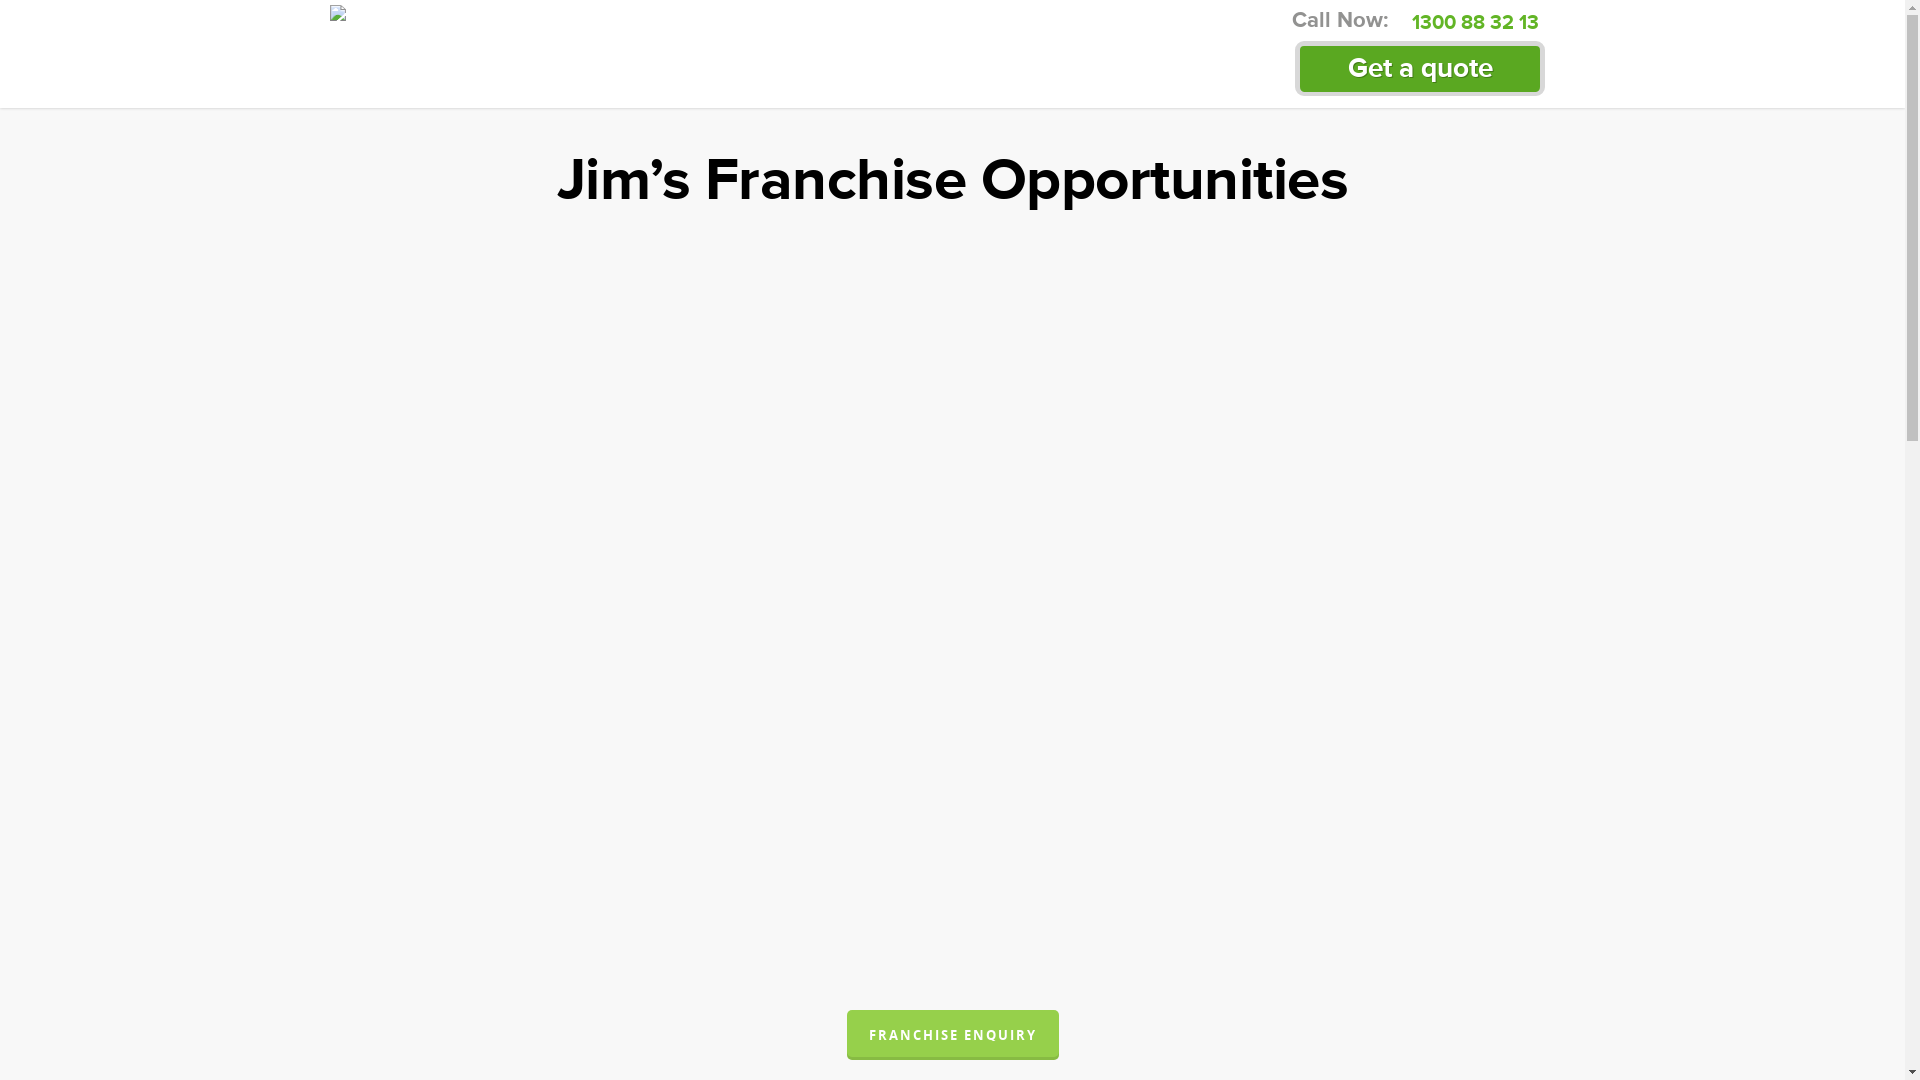 The width and height of the screenshot is (1920, 1080). What do you see at coordinates (1387, 27) in the screenshot?
I see `'1300 88 32 13'` at bounding box center [1387, 27].